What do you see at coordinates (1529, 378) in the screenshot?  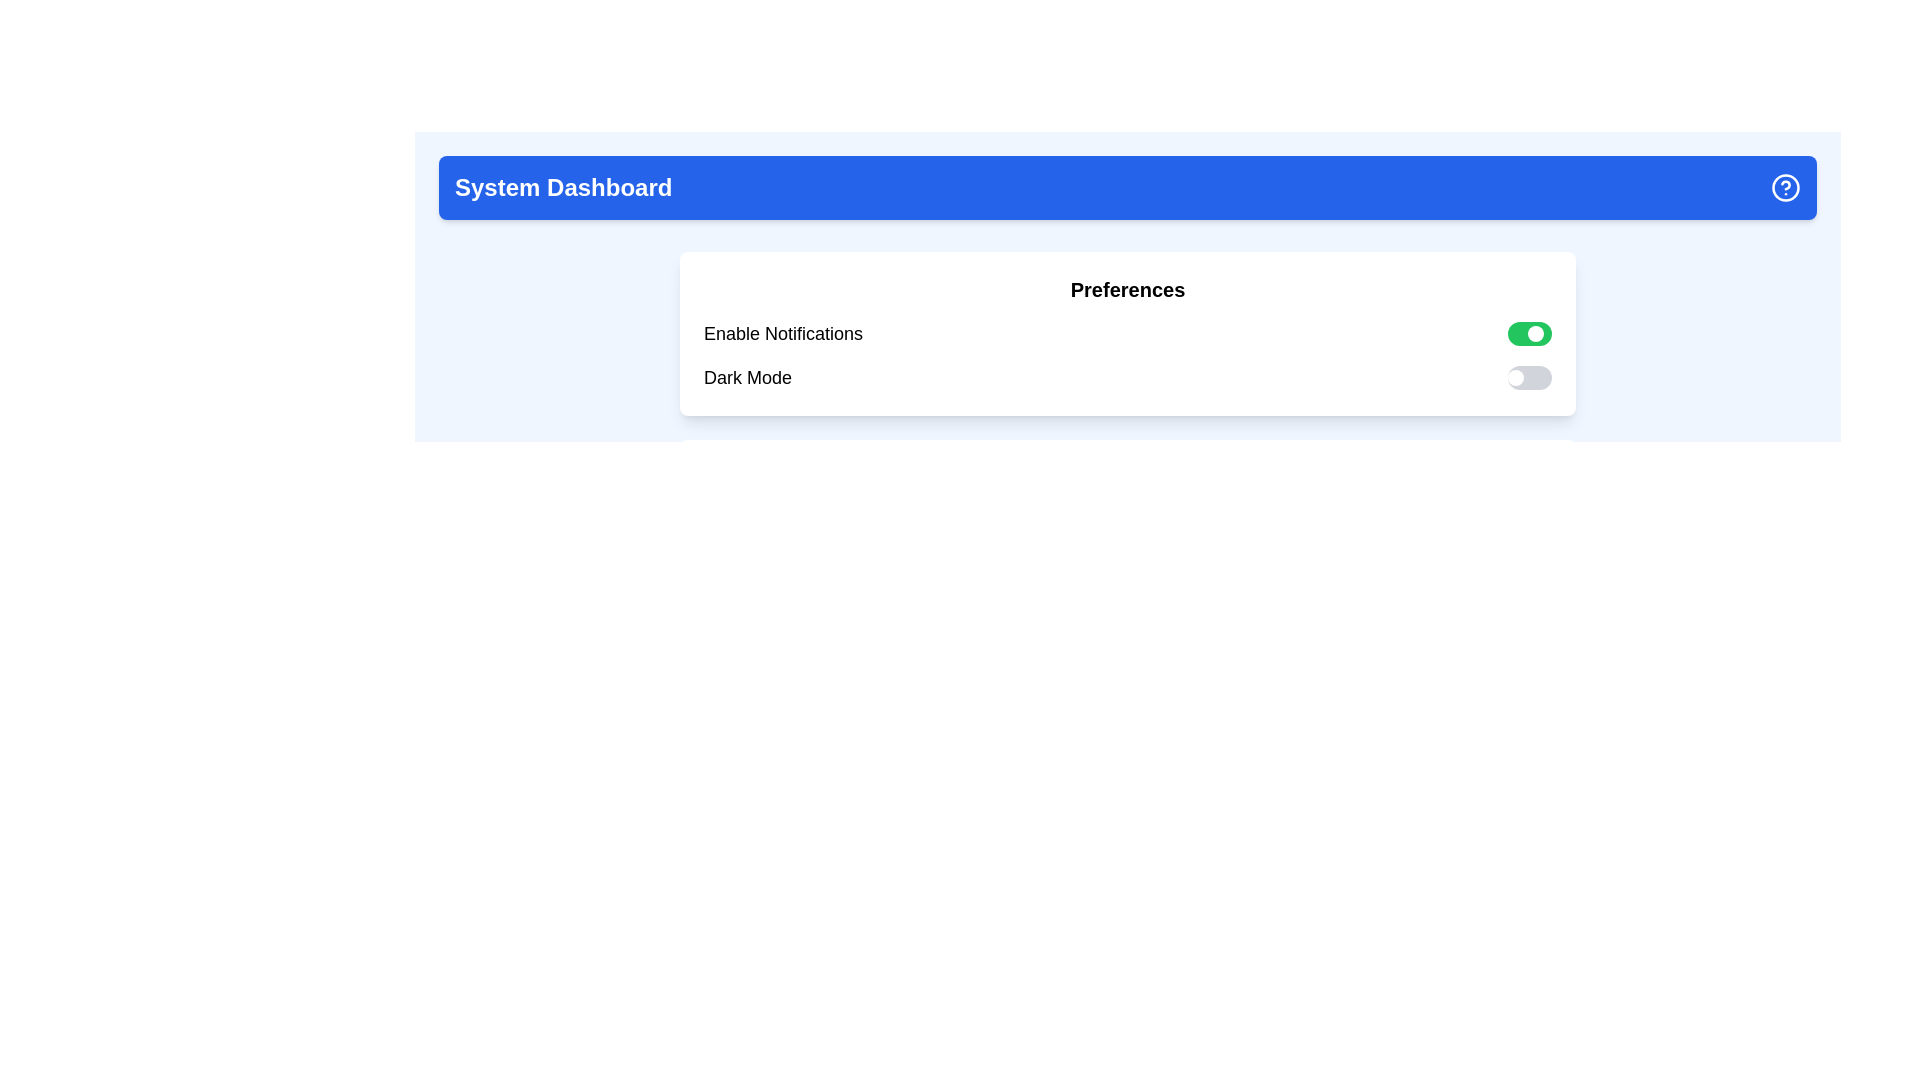 I see `the toggle switch styled as a rounded rectangle with a light gray background and a white knob, located to the right of the 'Dark Mode' label, to change its state` at bounding box center [1529, 378].